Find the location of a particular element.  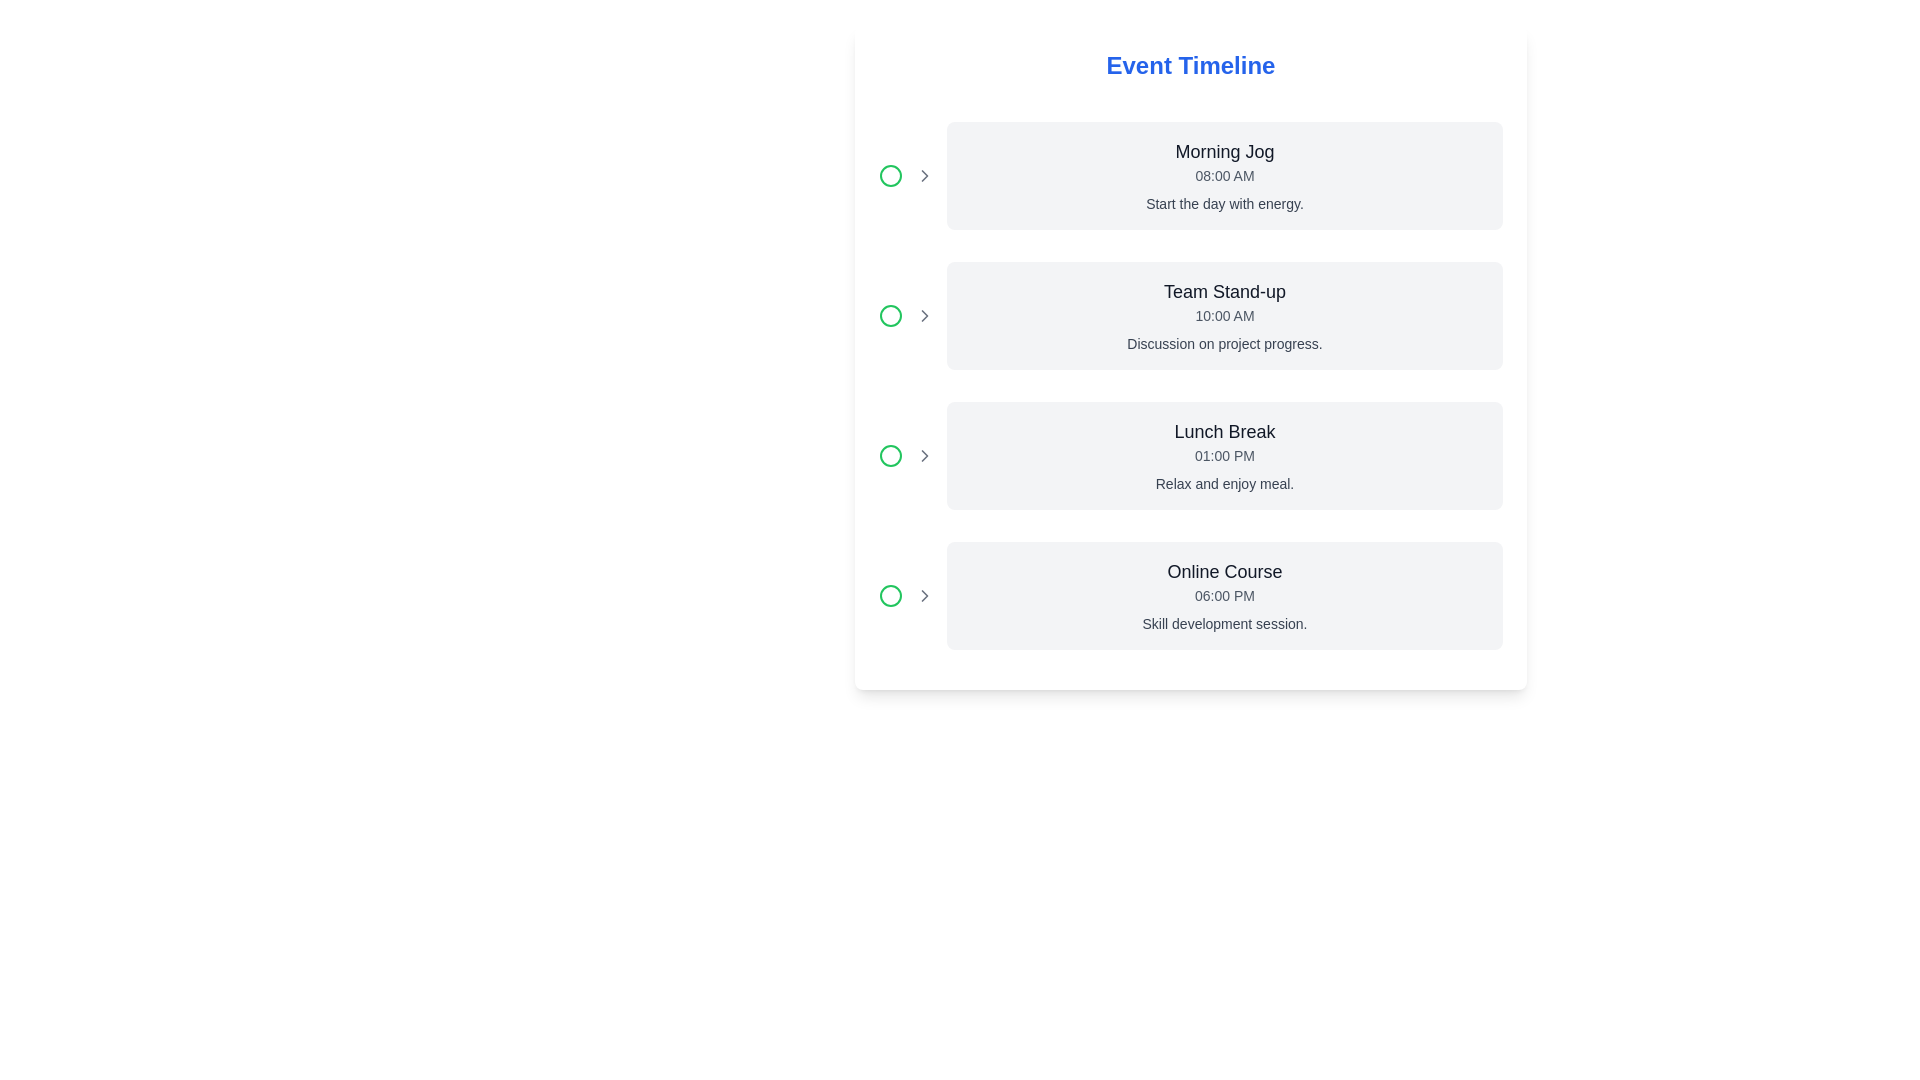

the rightward-pointing chevron icon located to the right of the circular status indicator of the fourth event entry titled 'Online Course' in the Event Timeline is located at coordinates (924, 595).